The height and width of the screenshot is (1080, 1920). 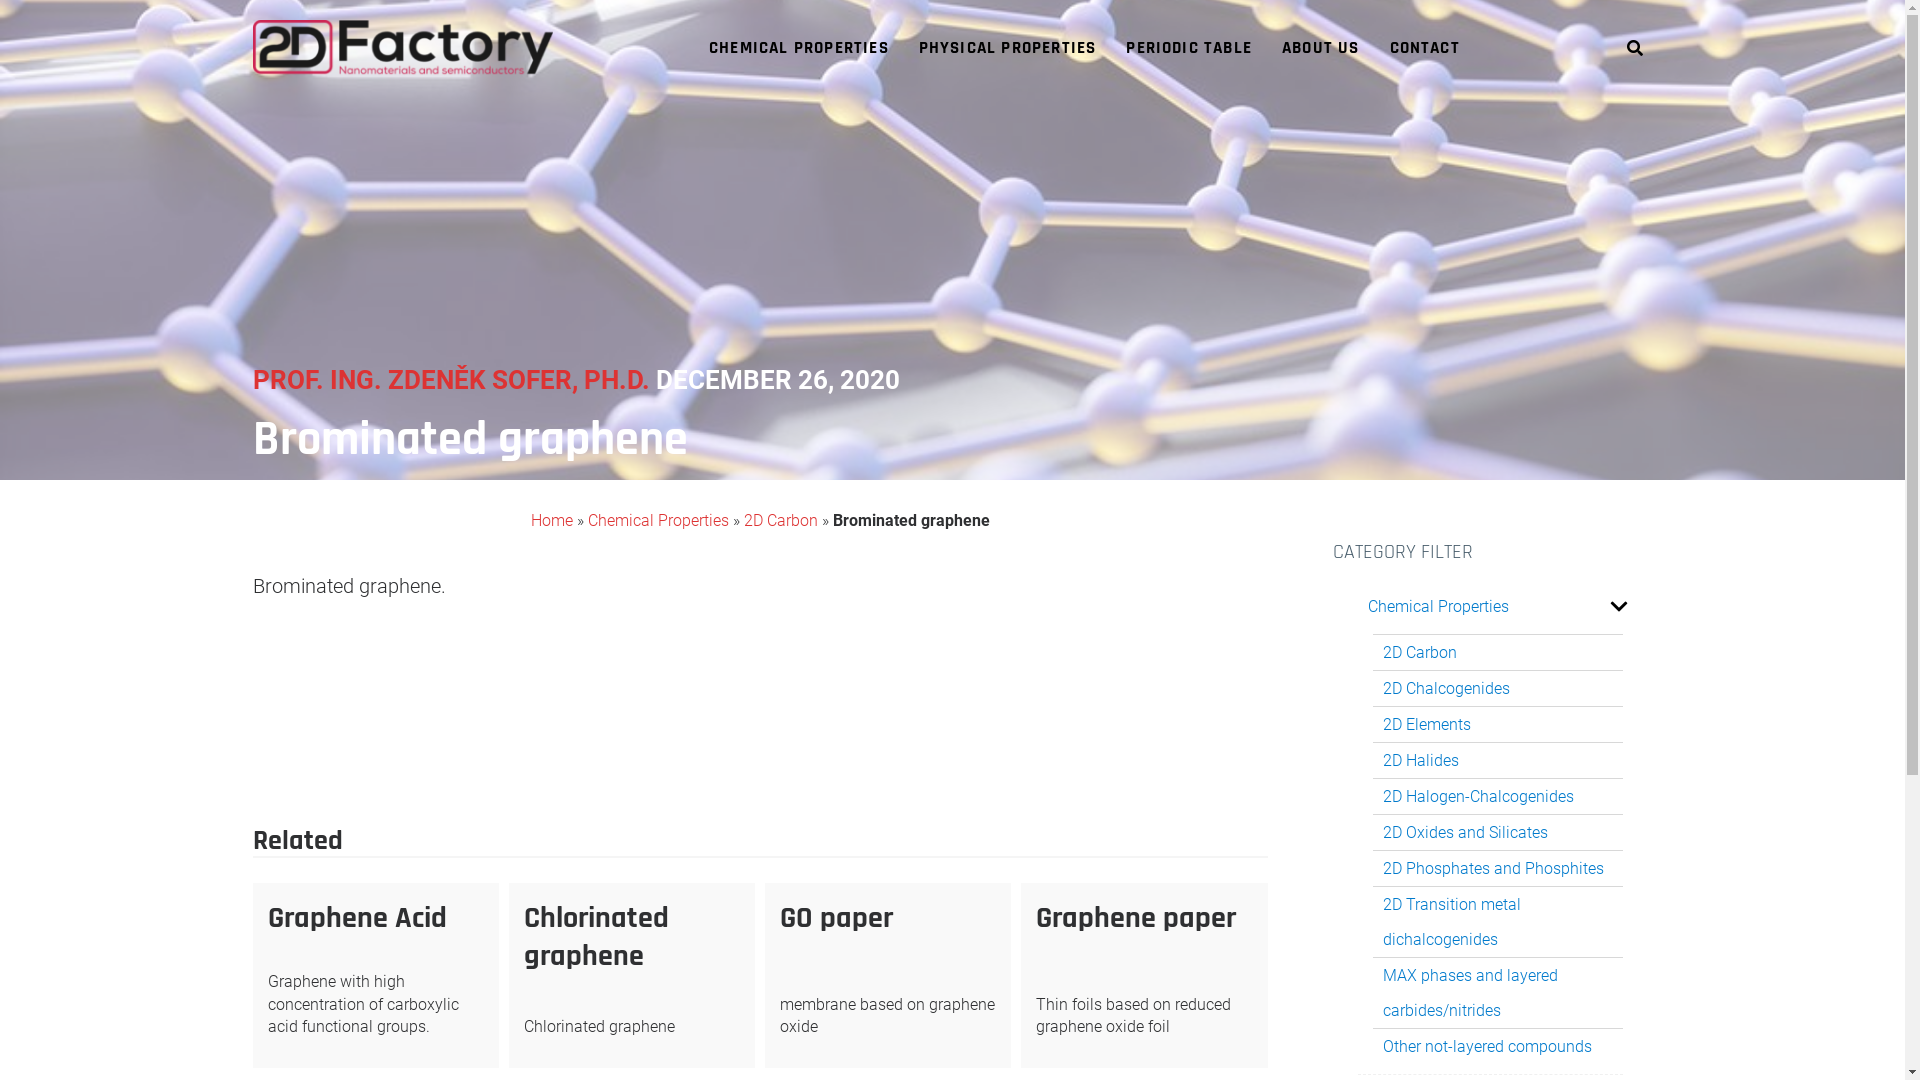 I want to click on 'PHYSICAL PROPERTIES', so click(x=1008, y=48).